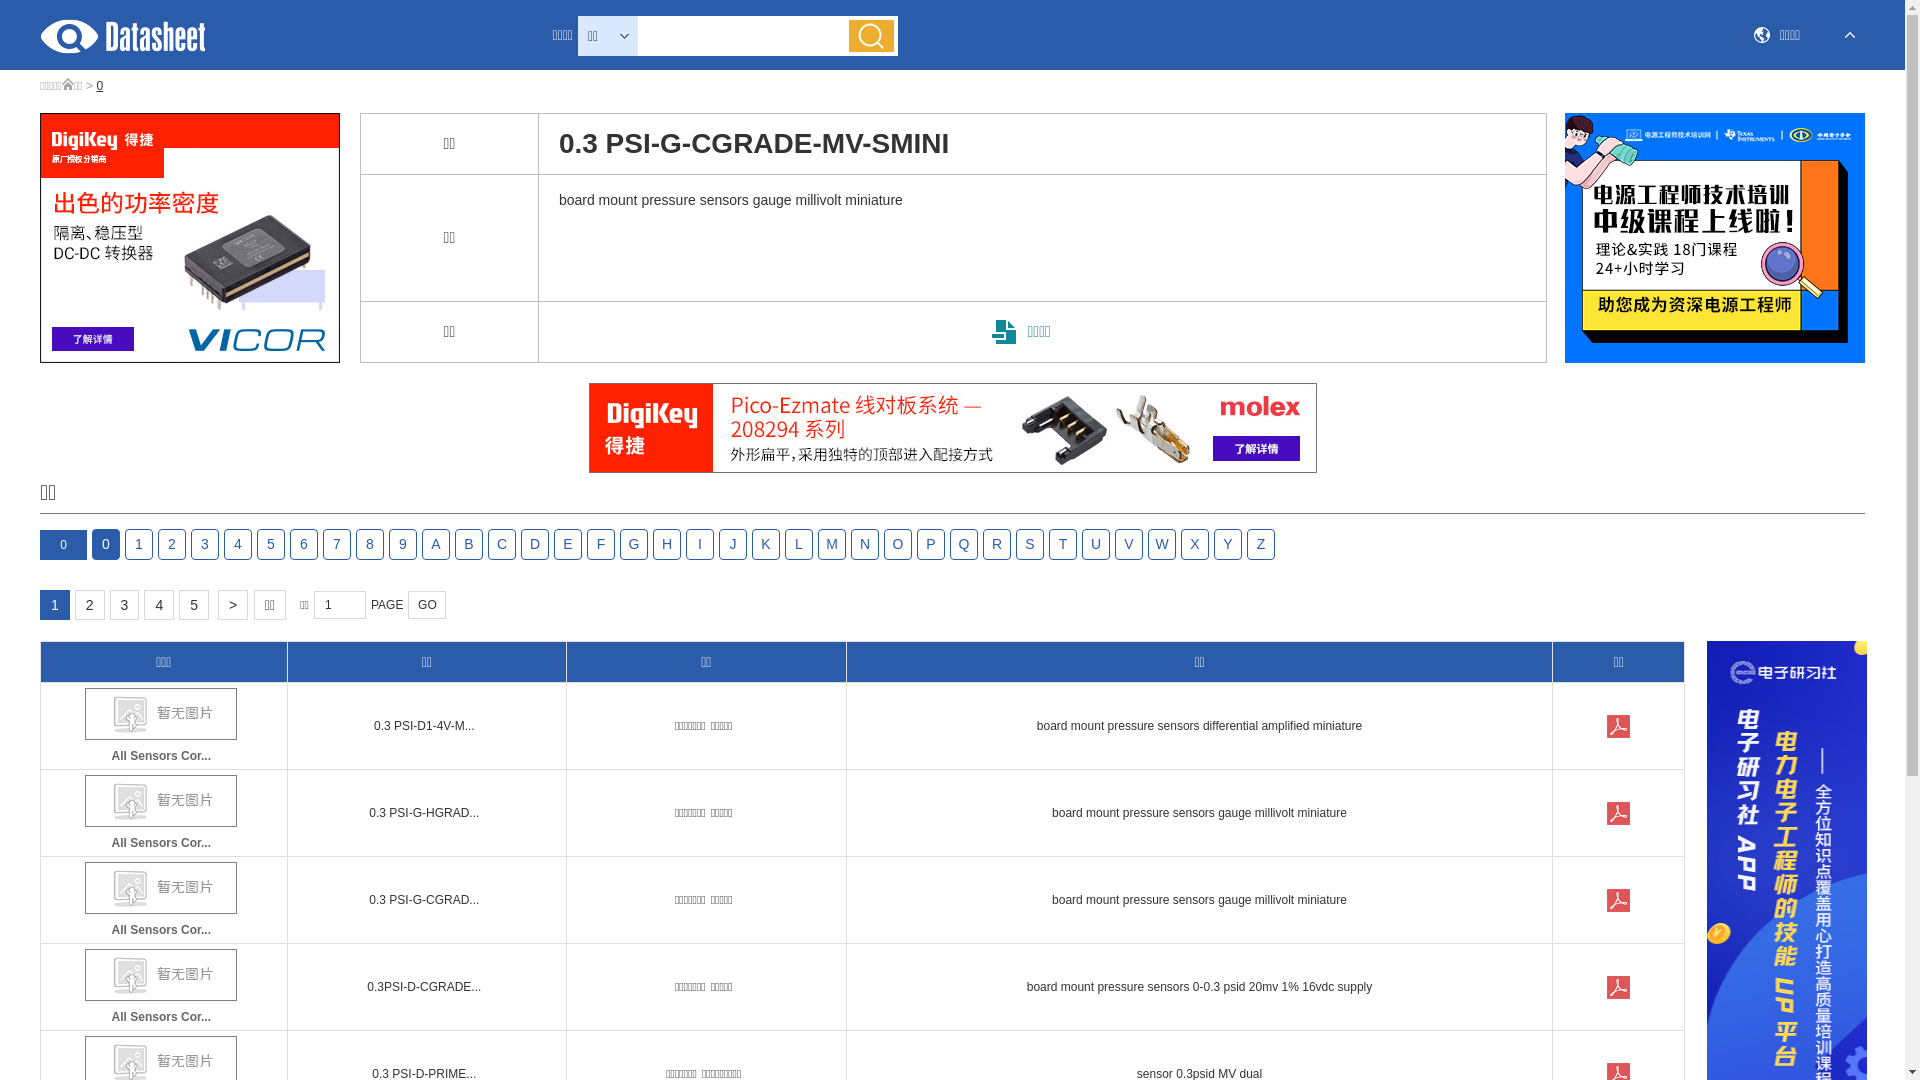 Image resolution: width=1920 pixels, height=1080 pixels. What do you see at coordinates (421, 544) in the screenshot?
I see `'A'` at bounding box center [421, 544].